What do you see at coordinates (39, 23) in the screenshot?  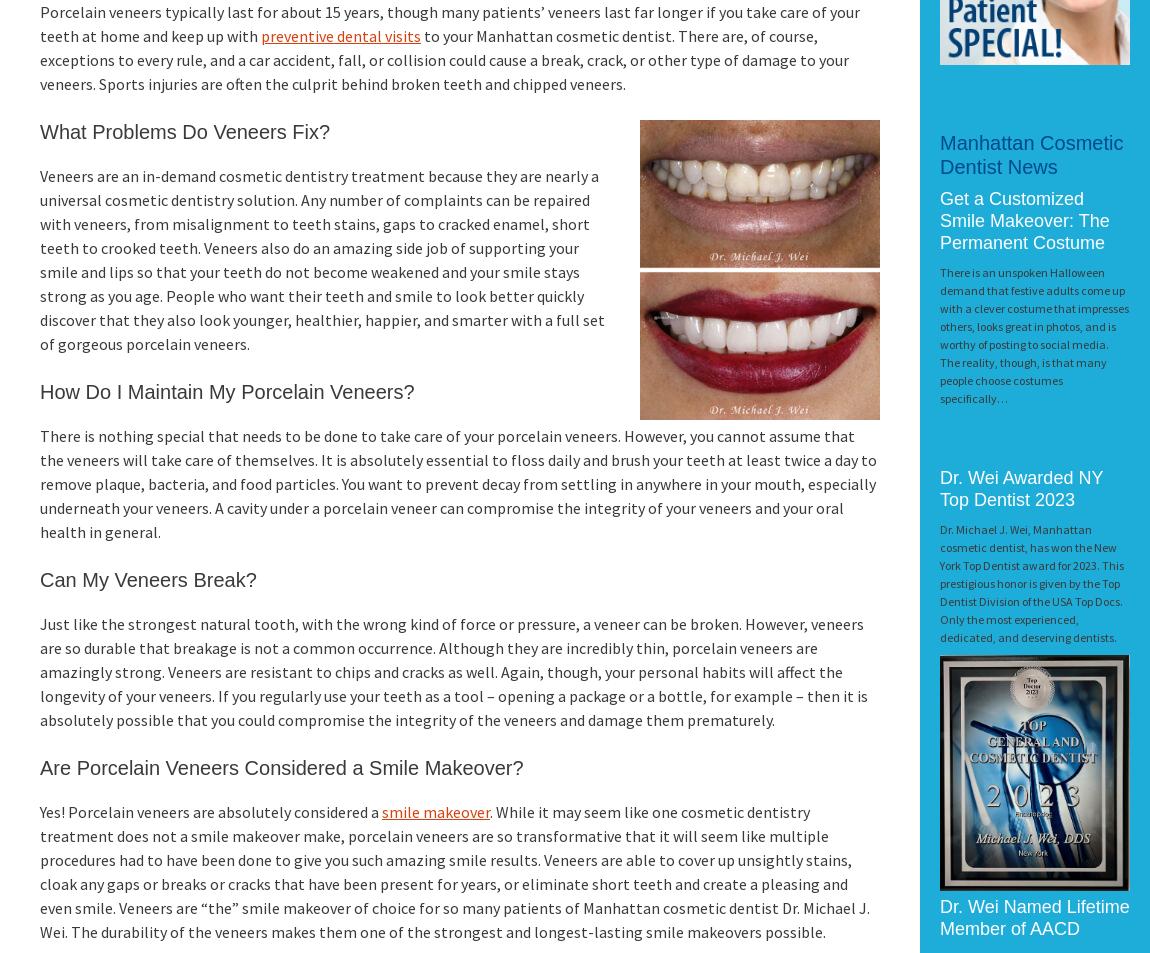 I see `'Porcelain veneers typically last for about 15 years, though many patients’ veneers last far longer if you take care of your teeth at home and keep up with'` at bounding box center [39, 23].